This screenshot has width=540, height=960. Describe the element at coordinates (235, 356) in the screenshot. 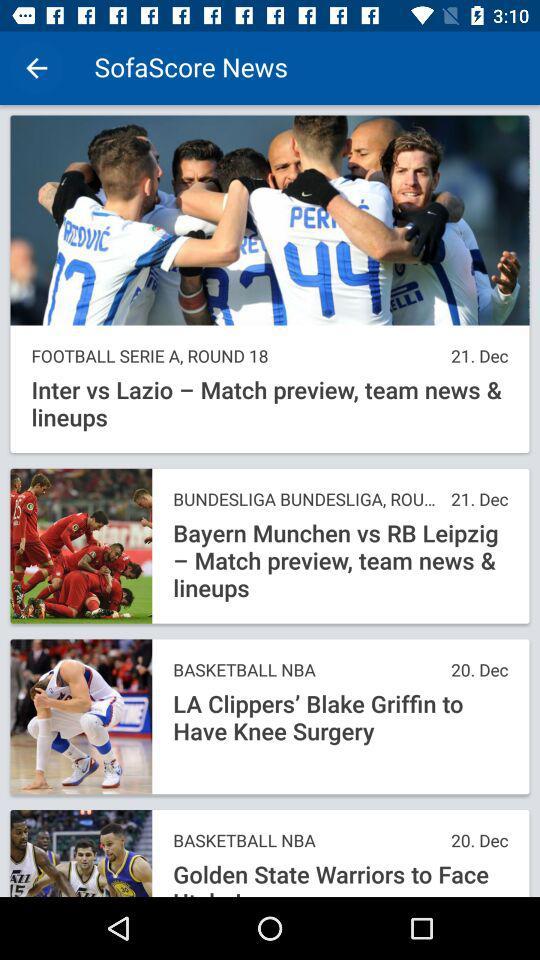

I see `football serie a icon` at that location.